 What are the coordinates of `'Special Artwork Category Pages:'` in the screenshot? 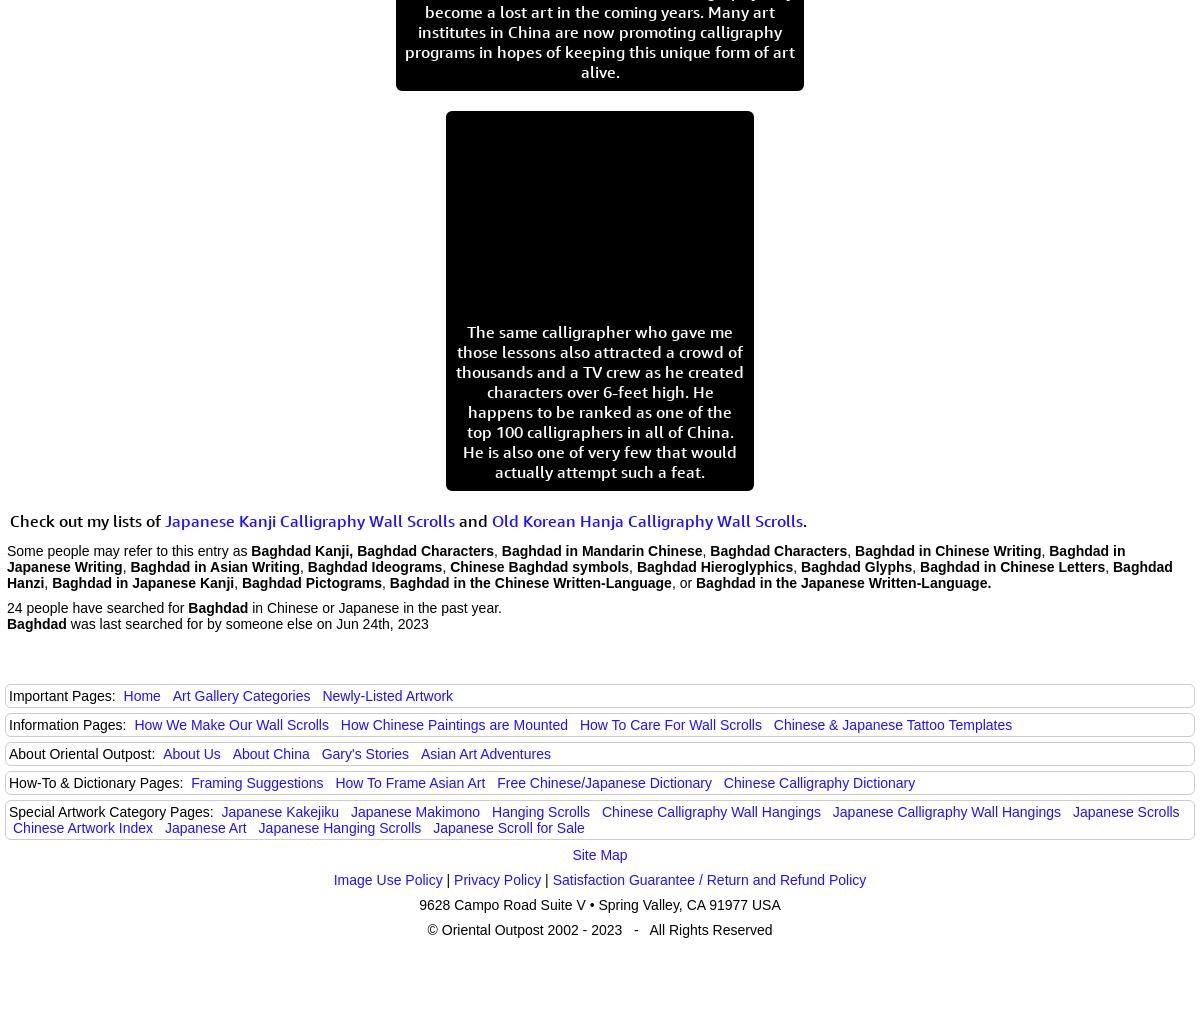 It's located at (9, 811).